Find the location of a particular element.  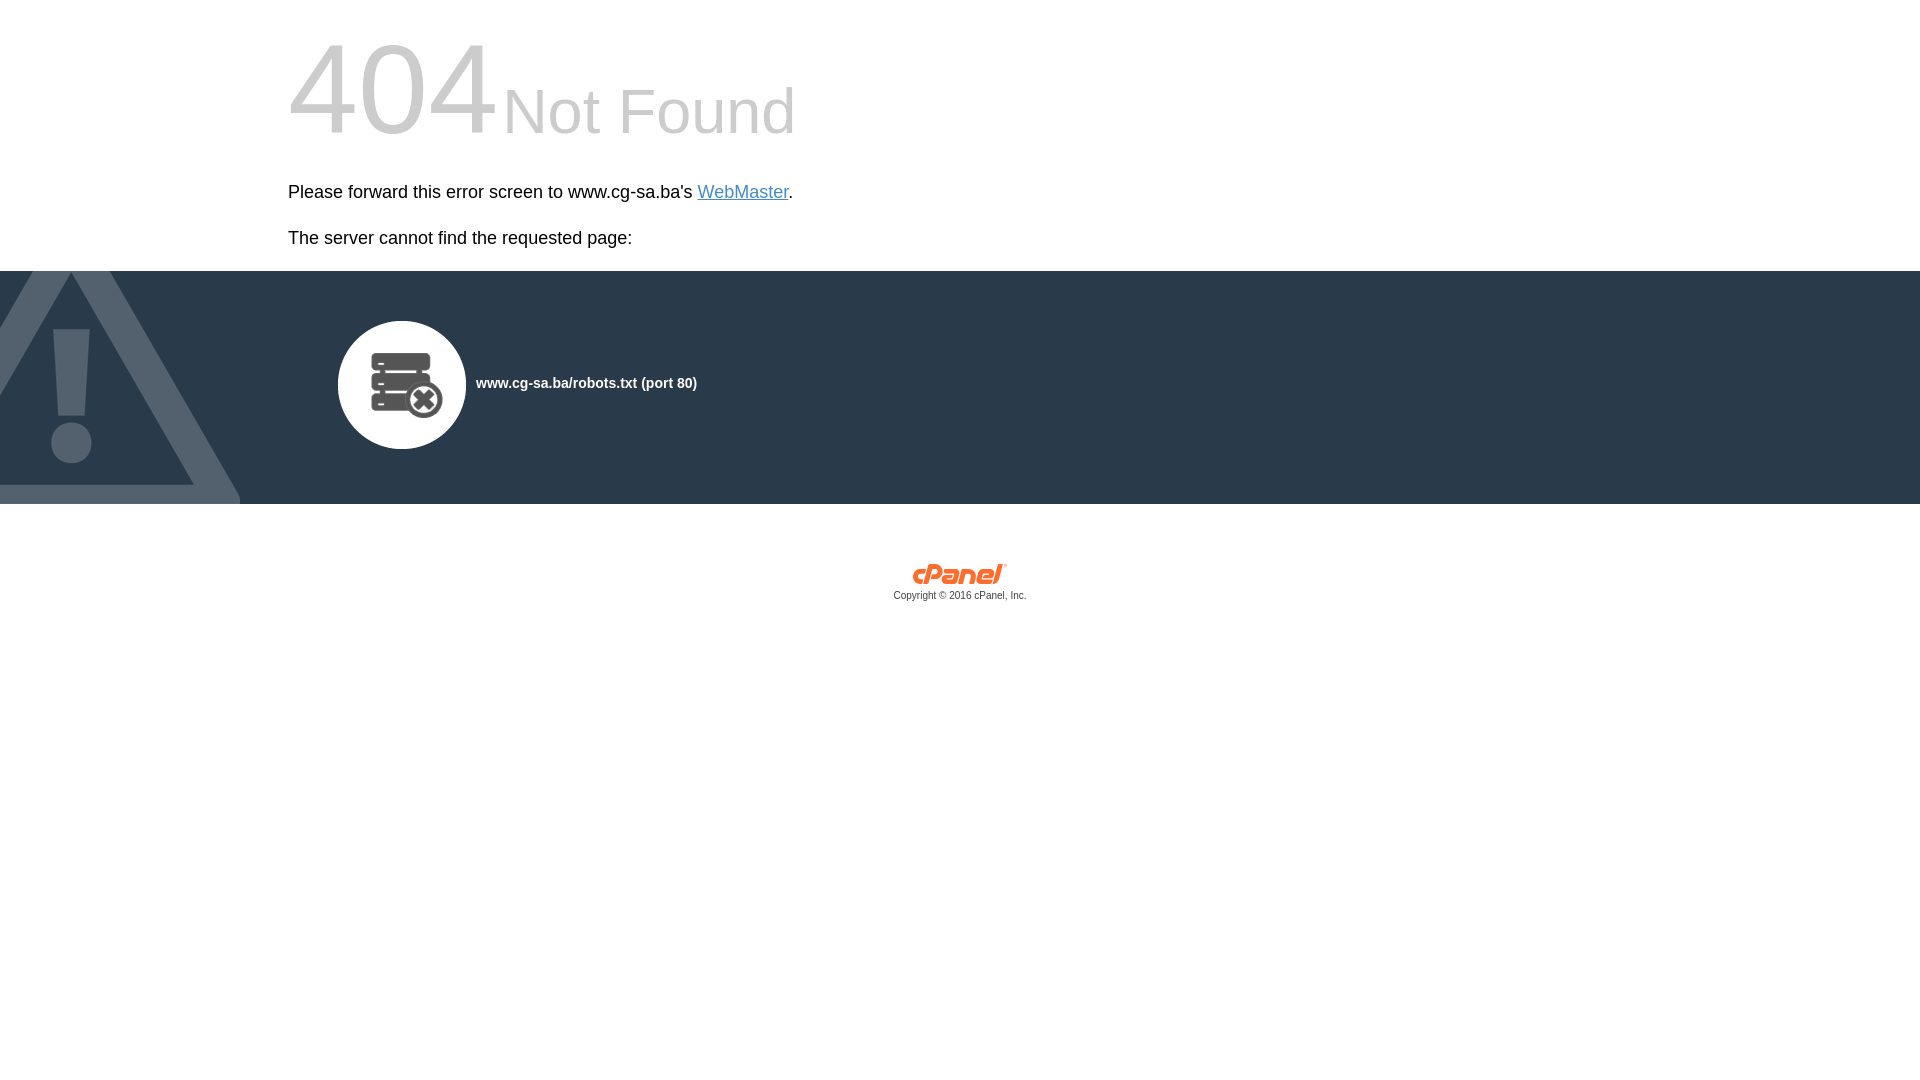

'WebMaster' is located at coordinates (742, 192).